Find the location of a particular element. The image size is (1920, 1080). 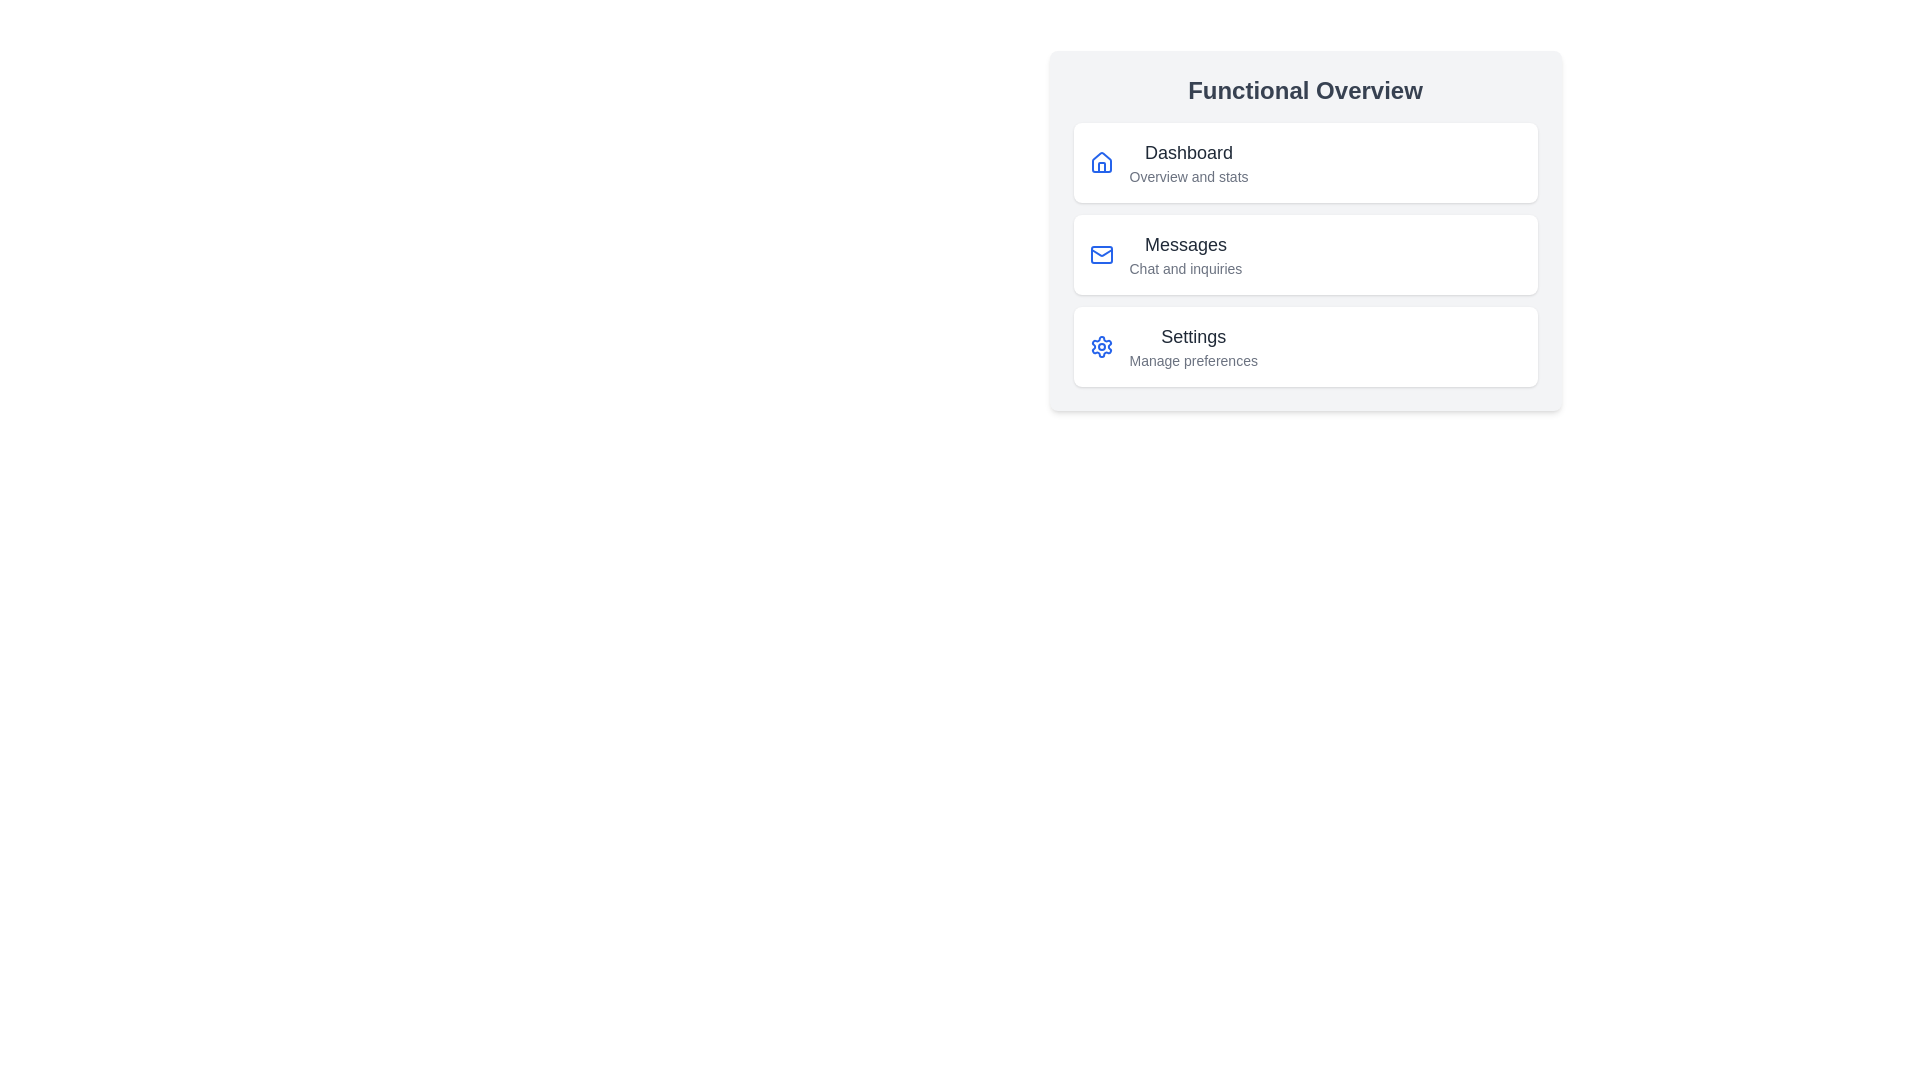

the first button in the vertical list under 'Functional Overview' to trigger a visual effect is located at coordinates (1305, 161).